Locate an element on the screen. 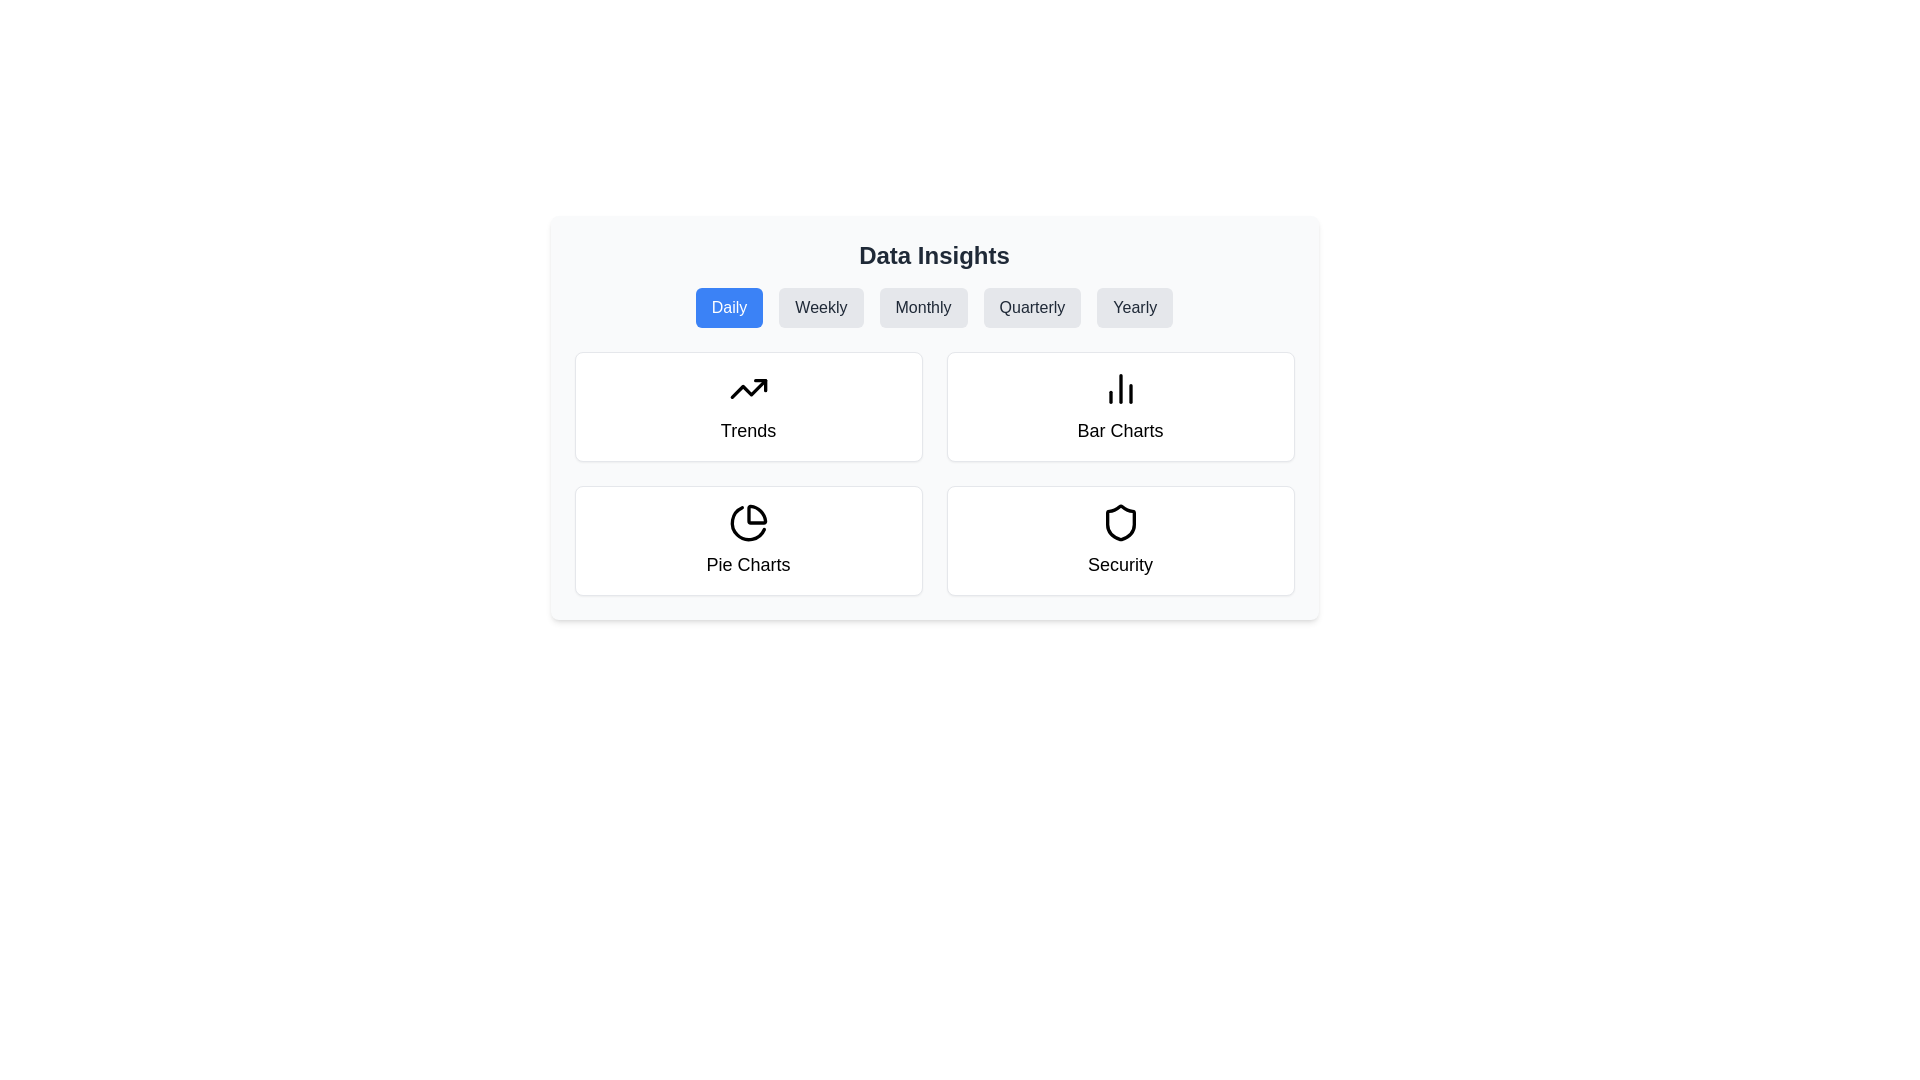 The height and width of the screenshot is (1080, 1920). the inner part of the shield icon in the 'Security' panel located beneath the 'Data Insights' heading is located at coordinates (1120, 522).